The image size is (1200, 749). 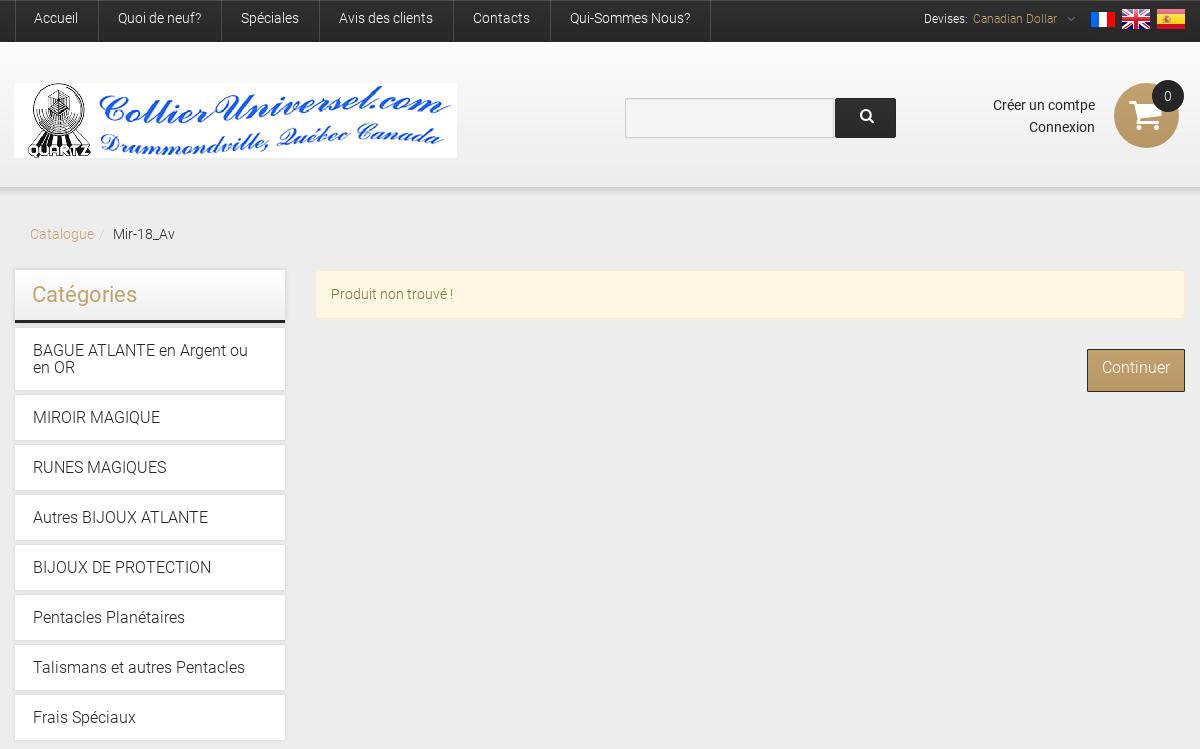 What do you see at coordinates (108, 616) in the screenshot?
I see `'Pentacles Planétaires'` at bounding box center [108, 616].